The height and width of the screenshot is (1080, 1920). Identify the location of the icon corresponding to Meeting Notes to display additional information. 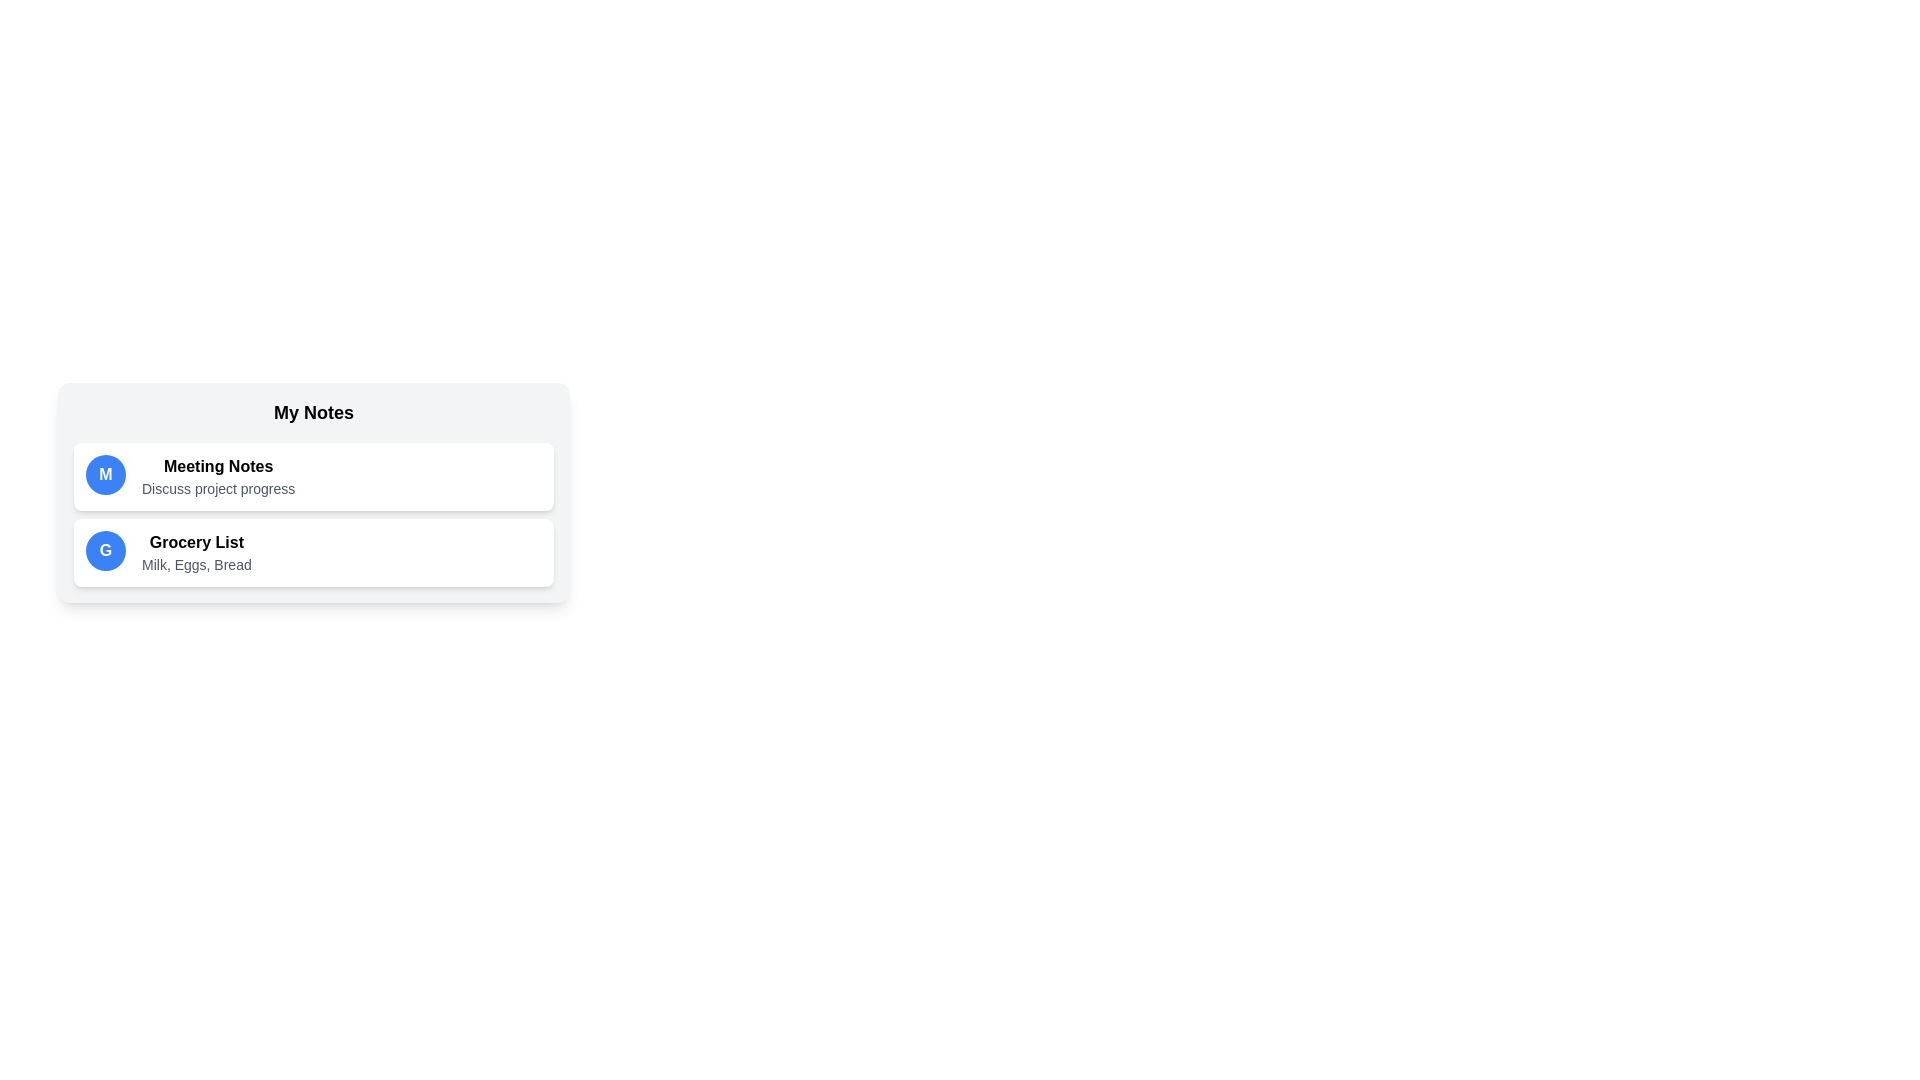
(104, 474).